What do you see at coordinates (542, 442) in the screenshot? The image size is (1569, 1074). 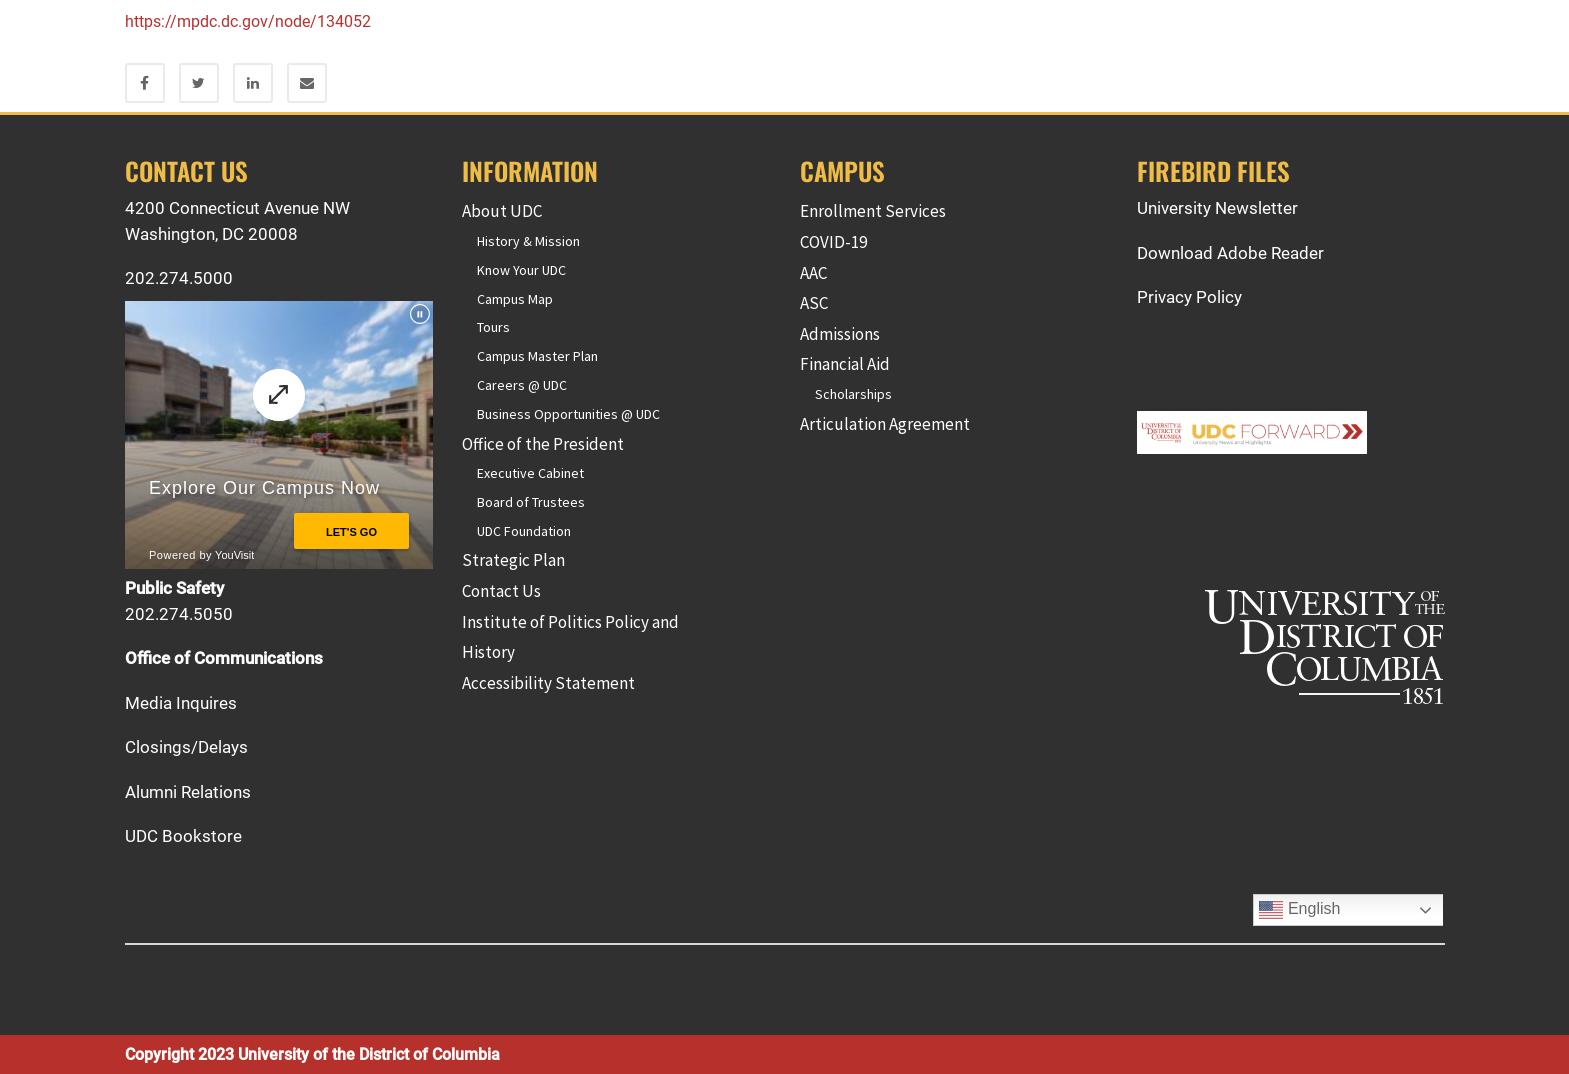 I see `'Office of the President'` at bounding box center [542, 442].